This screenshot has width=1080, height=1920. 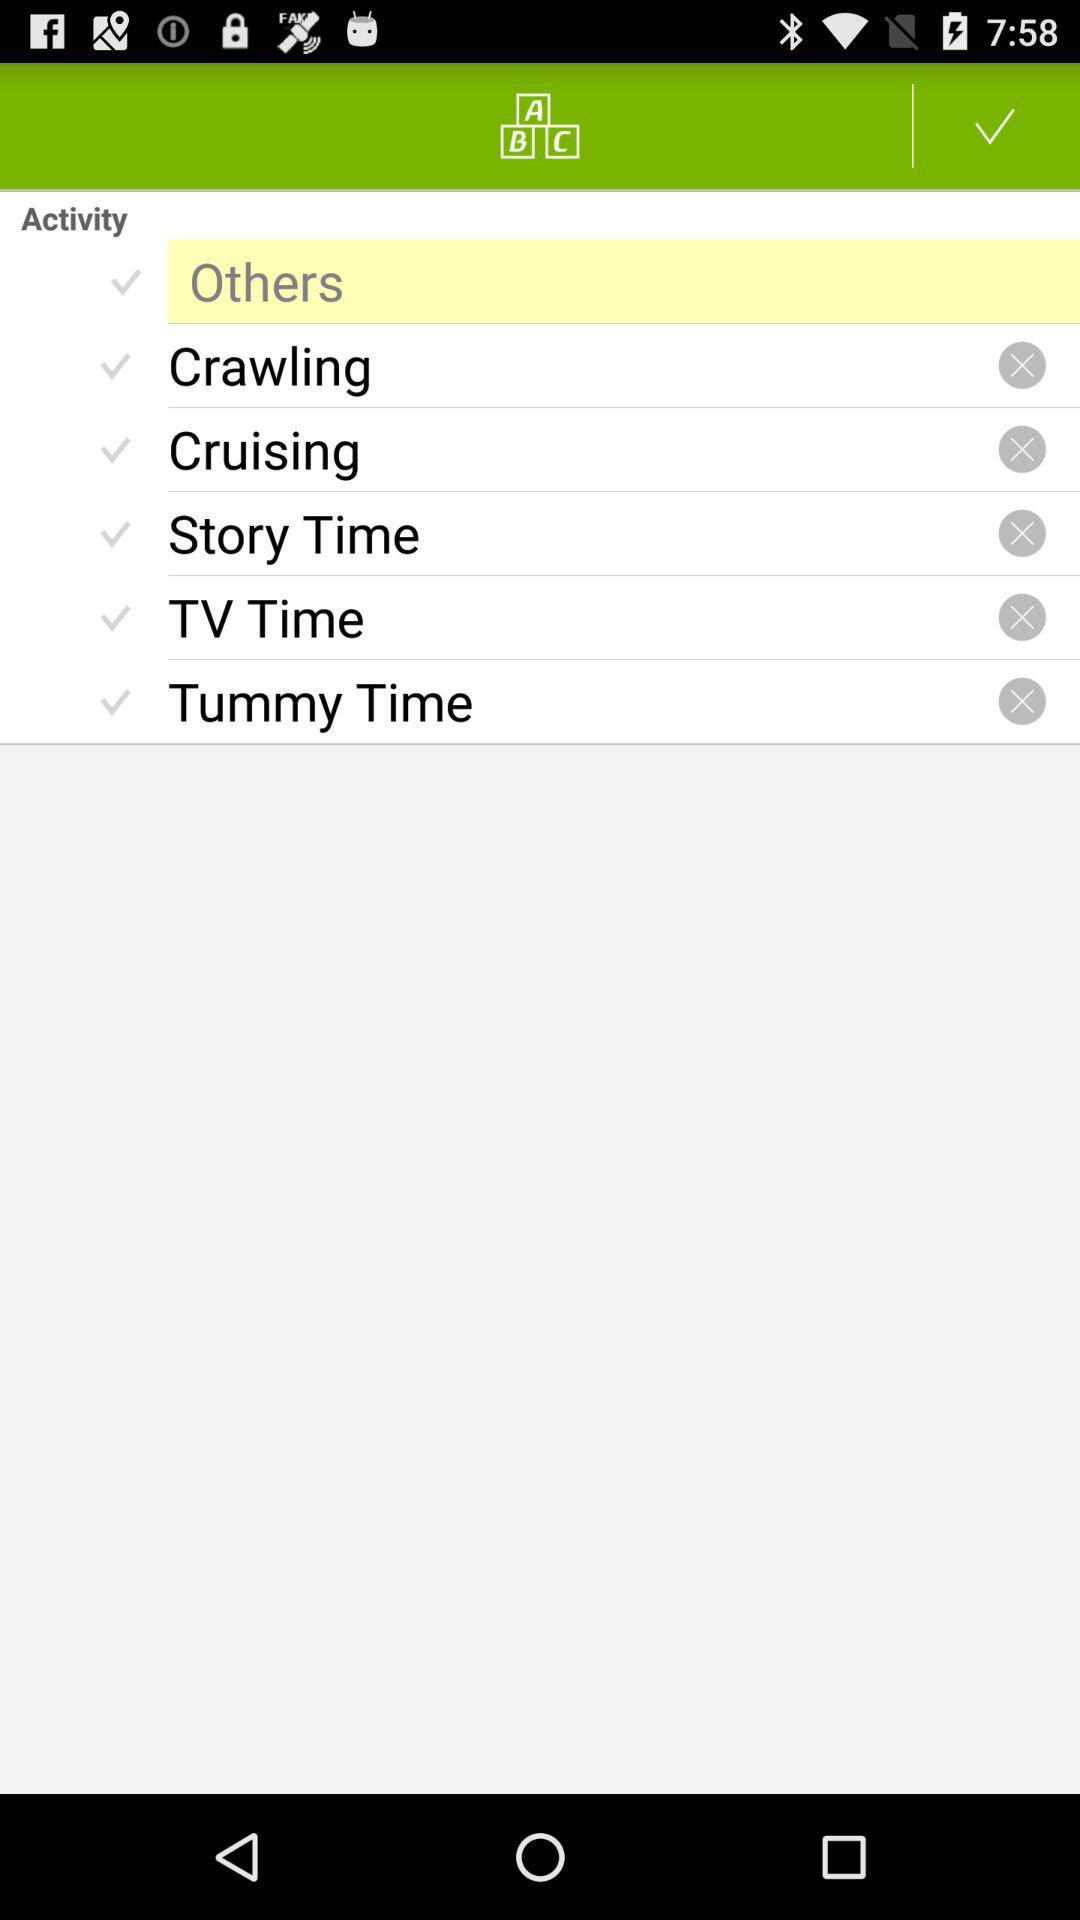 What do you see at coordinates (582, 533) in the screenshot?
I see `the story time icon` at bounding box center [582, 533].